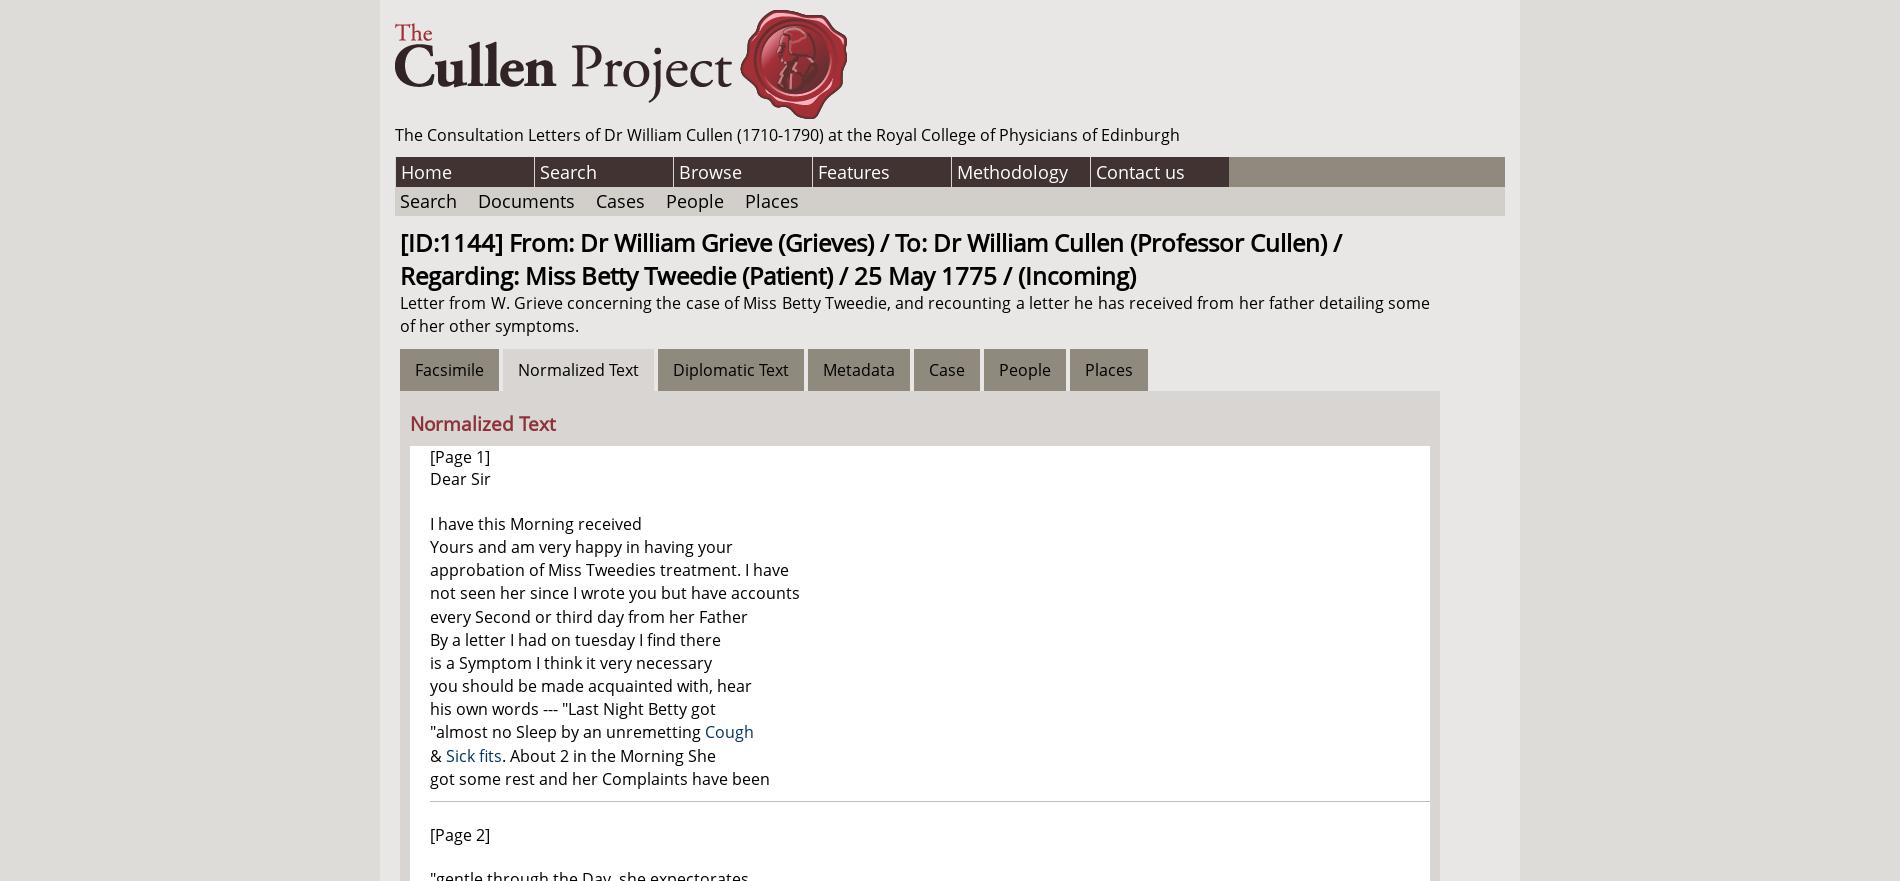 Image resolution: width=1900 pixels, height=881 pixels. Describe the element at coordinates (526, 200) in the screenshot. I see `'Documents'` at that location.